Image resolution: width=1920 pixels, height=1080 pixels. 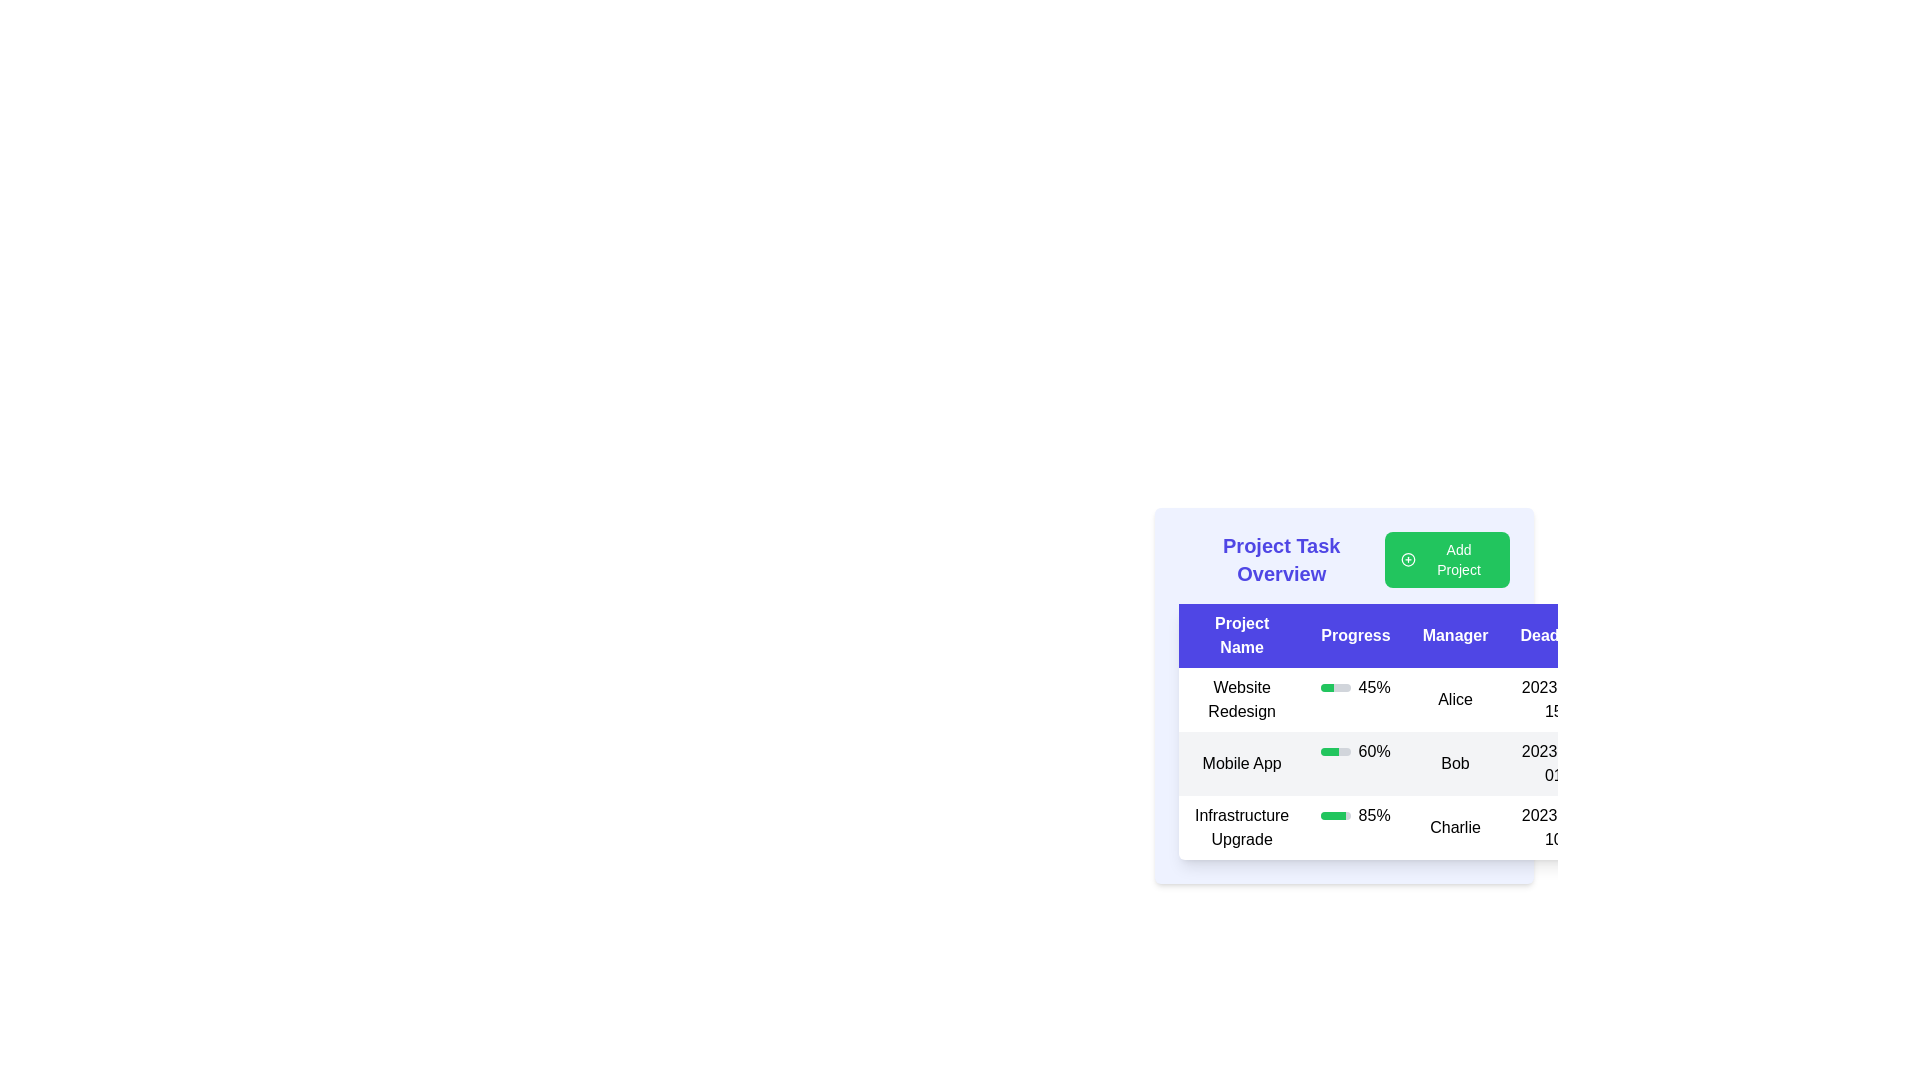 I want to click on the third column header in the Project Task Overview table, which indicates the manager associated with each project, located between the 'Progress' and 'Deadline' headers, so click(x=1455, y=636).